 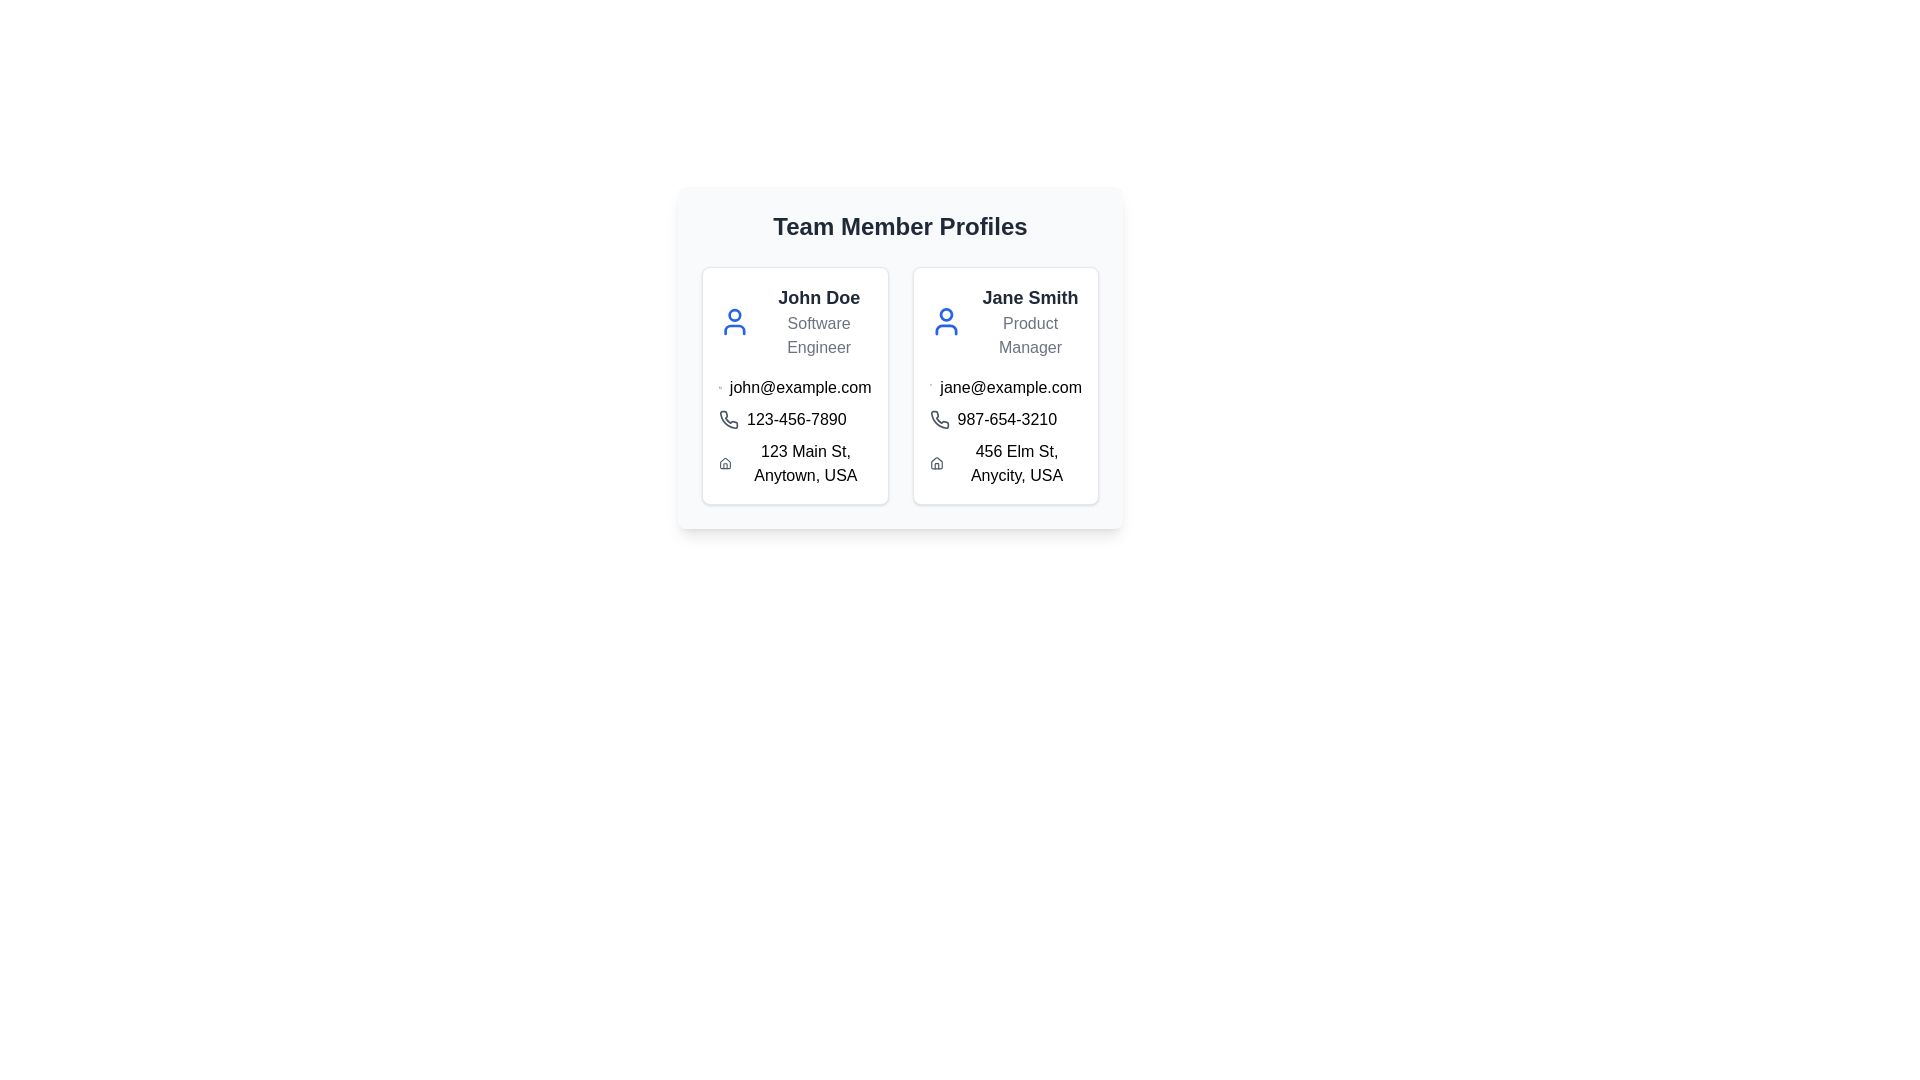 I want to click on the text links on the profile card, which is the rightmost card in a two-card layout displaying individual information, so click(x=1005, y=385).